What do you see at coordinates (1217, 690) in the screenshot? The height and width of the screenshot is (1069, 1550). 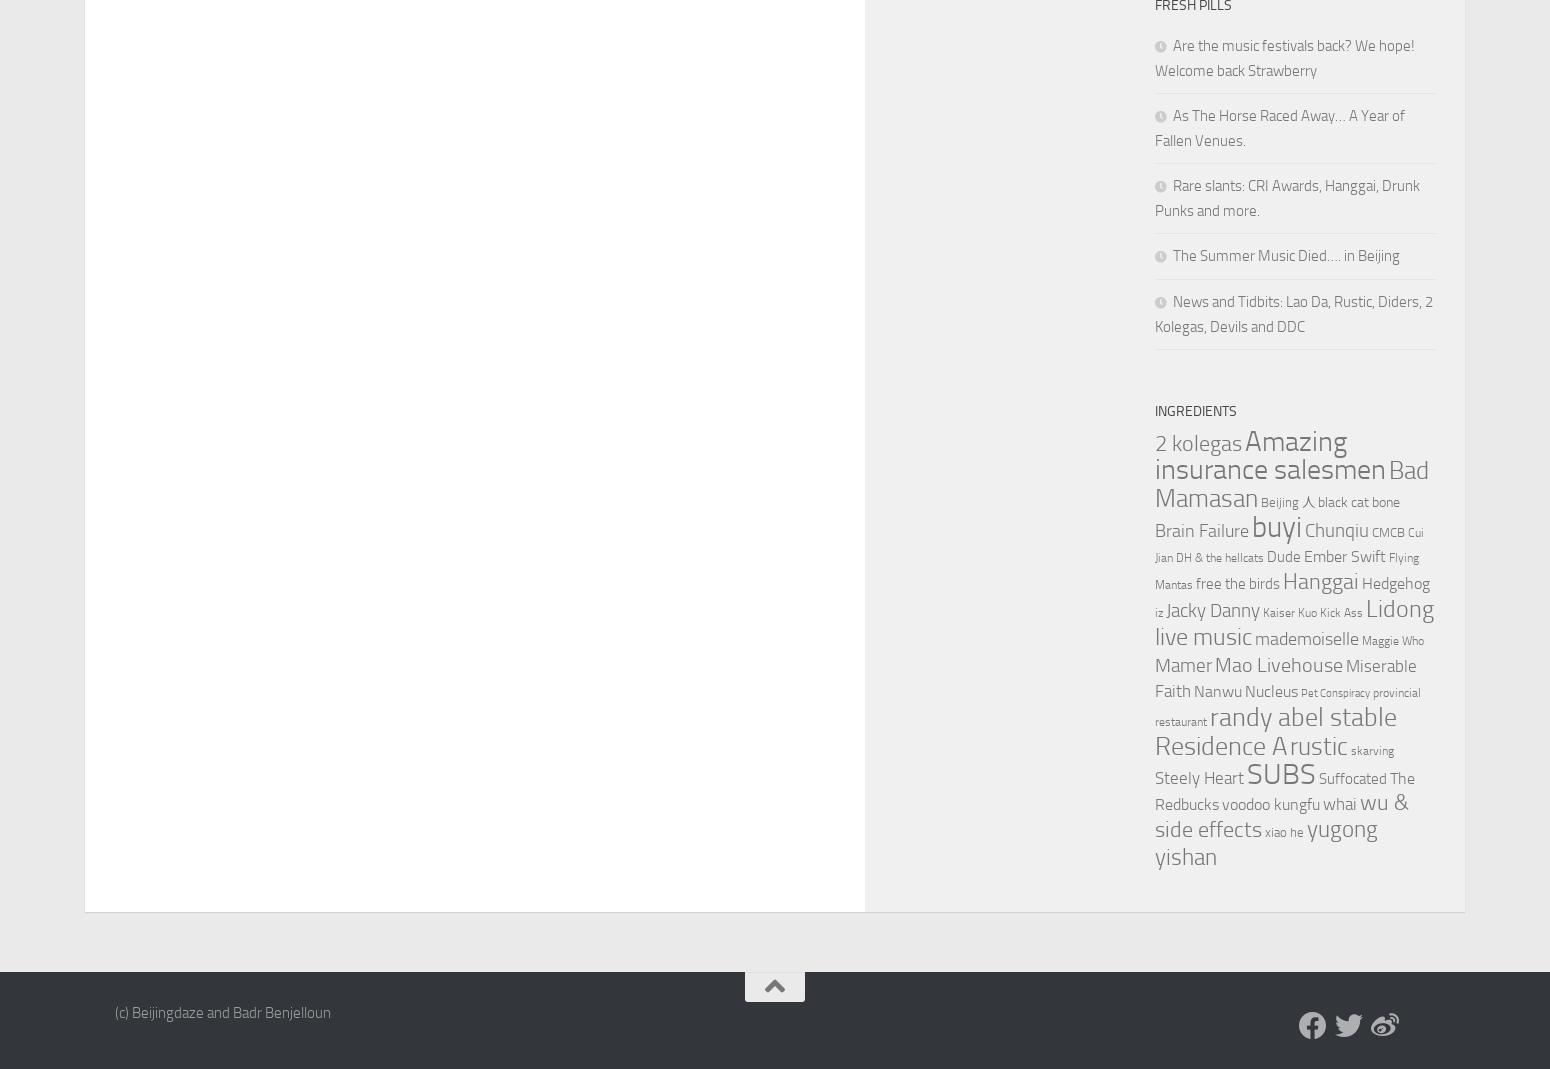 I see `'Nanwu'` at bounding box center [1217, 690].